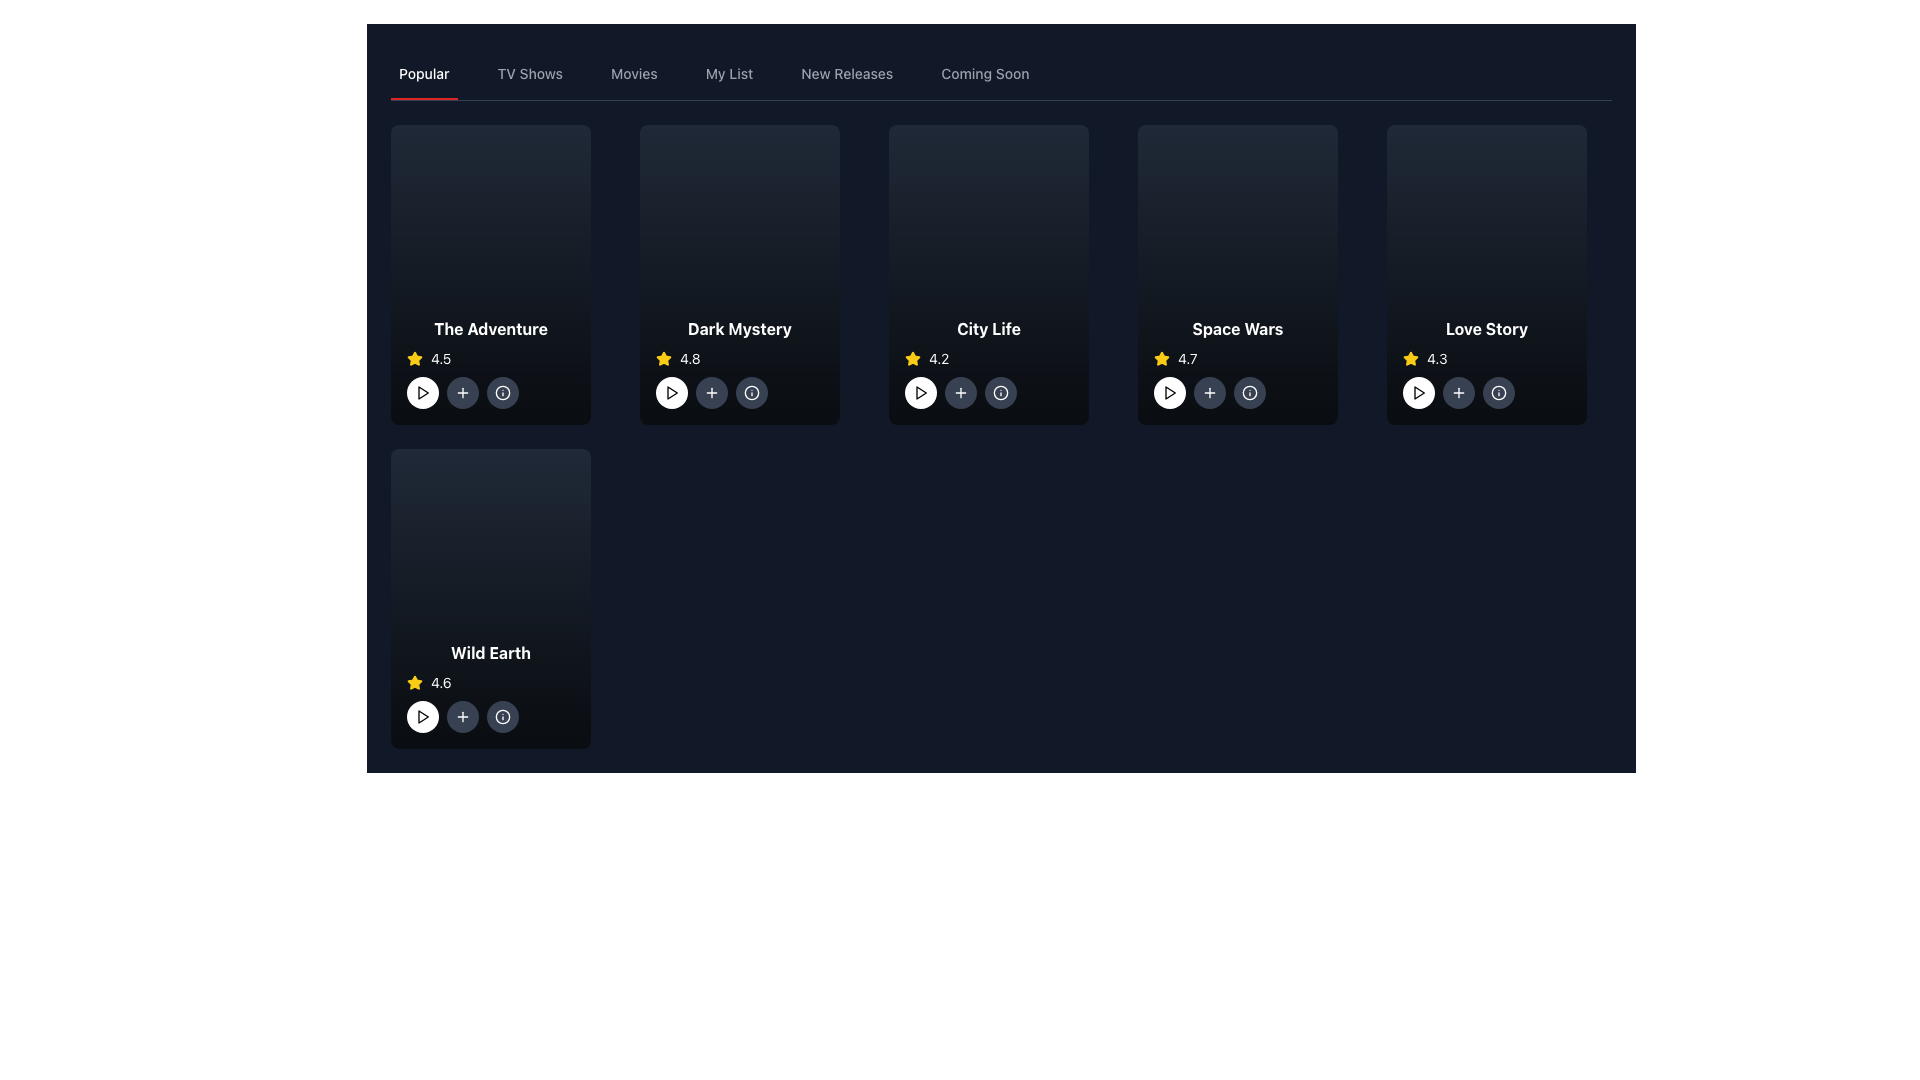  I want to click on the decorative SVG Circle located below 'The Adventure' card in the Popular movies section, so click(503, 393).